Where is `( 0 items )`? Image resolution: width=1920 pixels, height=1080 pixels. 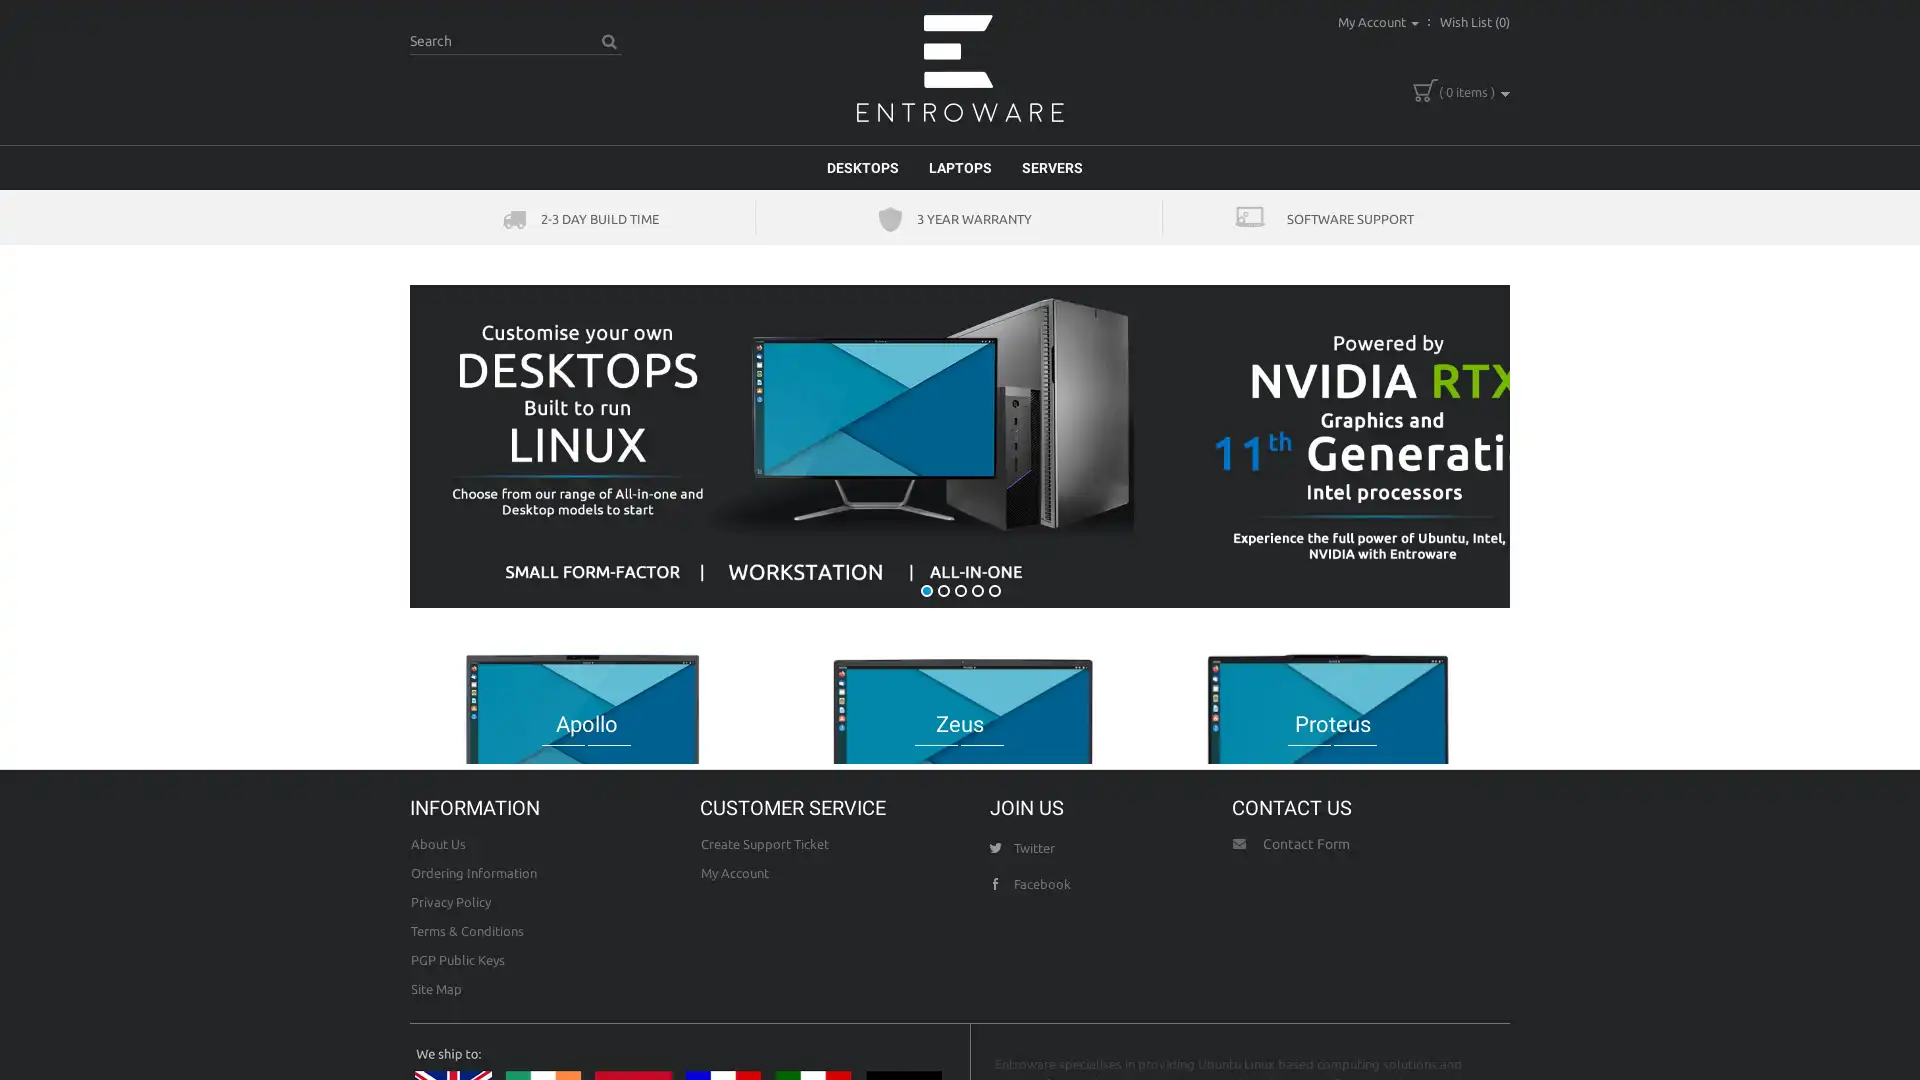
( 0 items ) is located at coordinates (1461, 91).